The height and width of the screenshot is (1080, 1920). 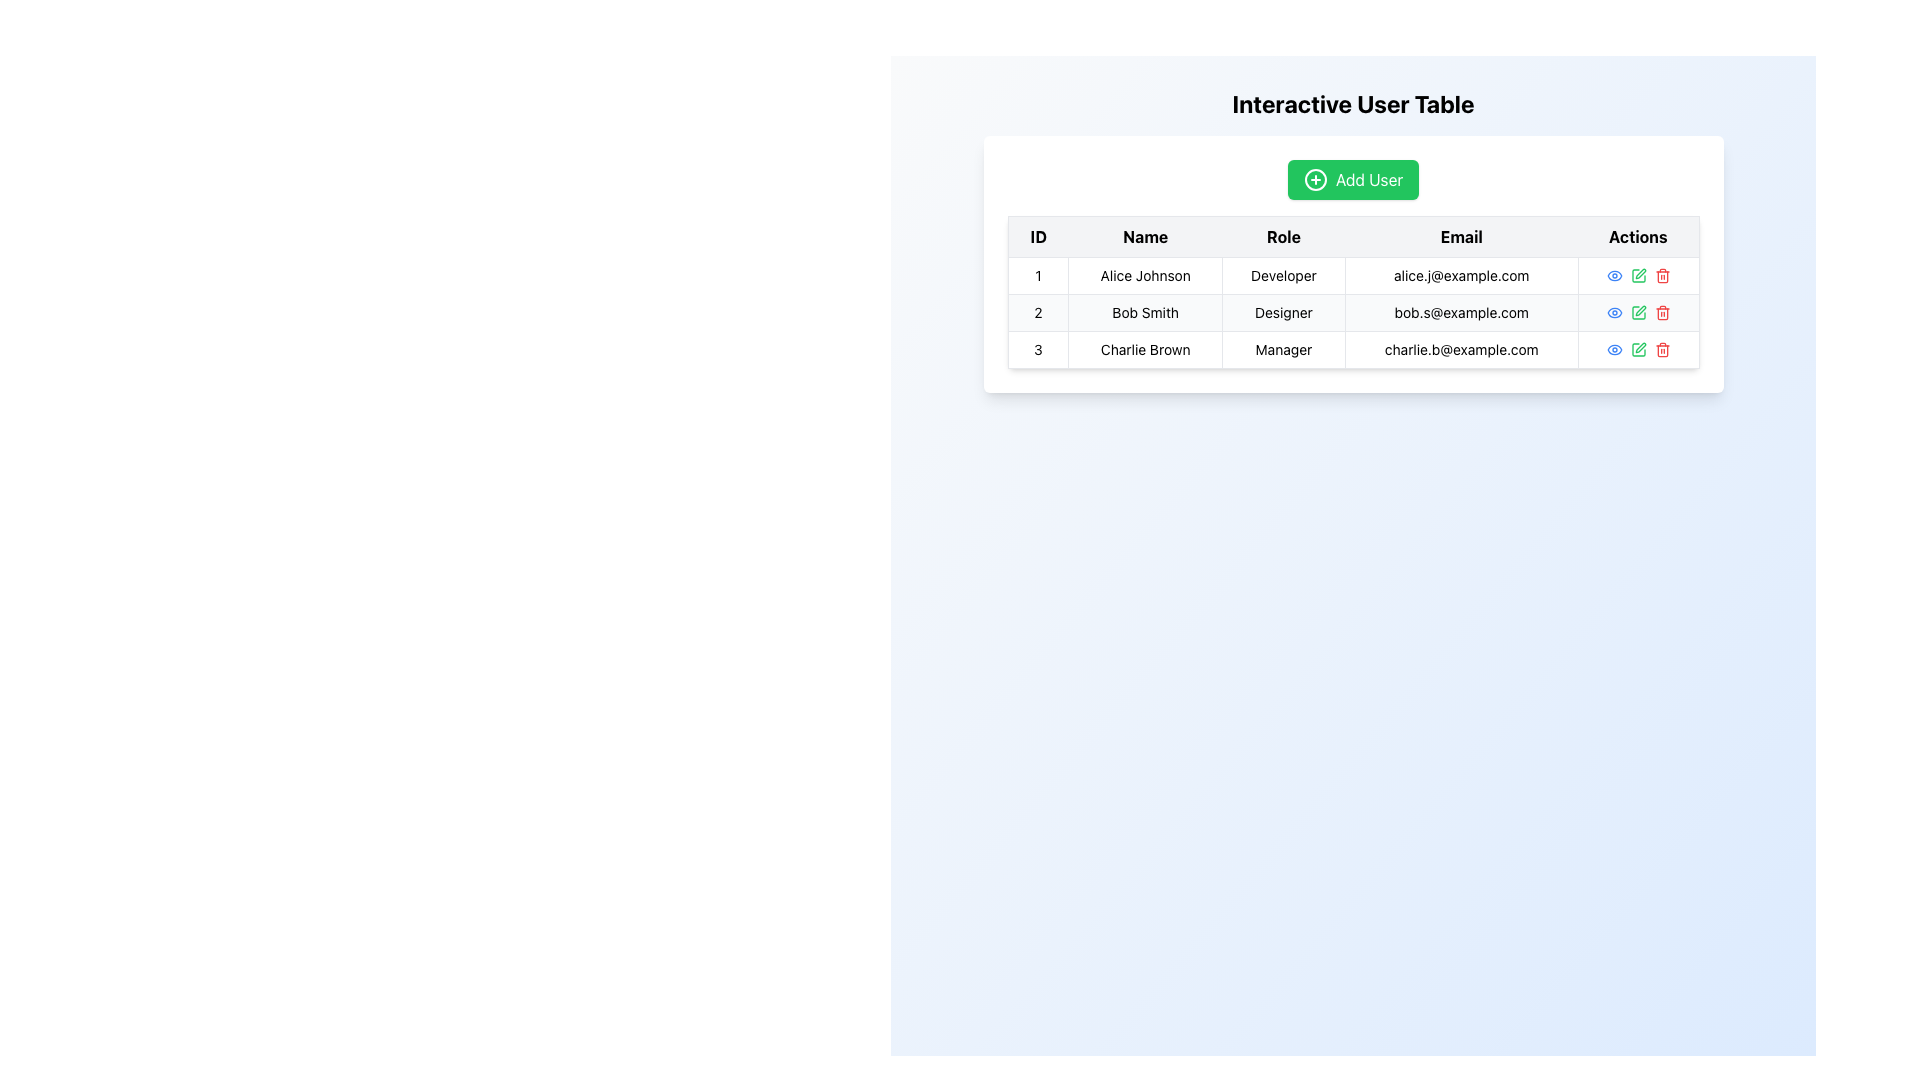 I want to click on the green pen icon in the Actions column of the second row for the user named 'Bob Smith', so click(x=1638, y=276).